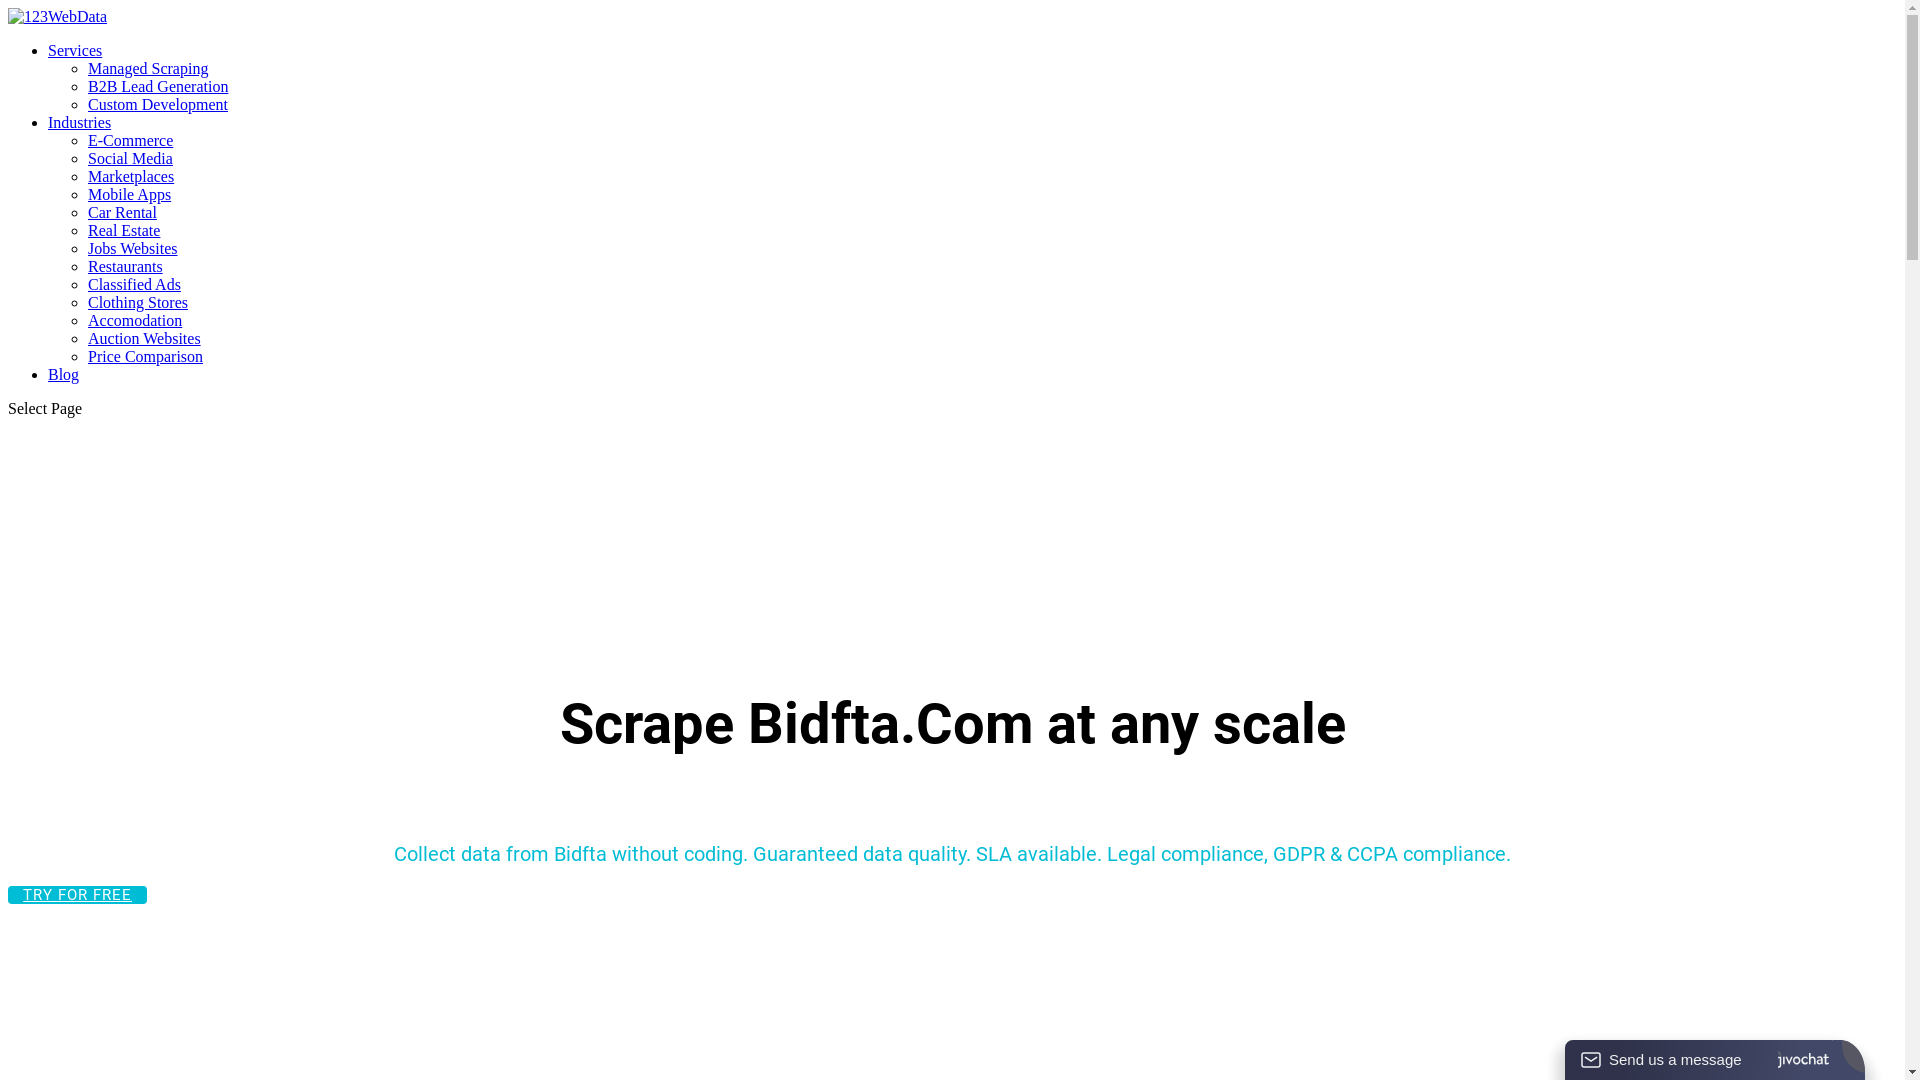  I want to click on 'Industries', so click(79, 122).